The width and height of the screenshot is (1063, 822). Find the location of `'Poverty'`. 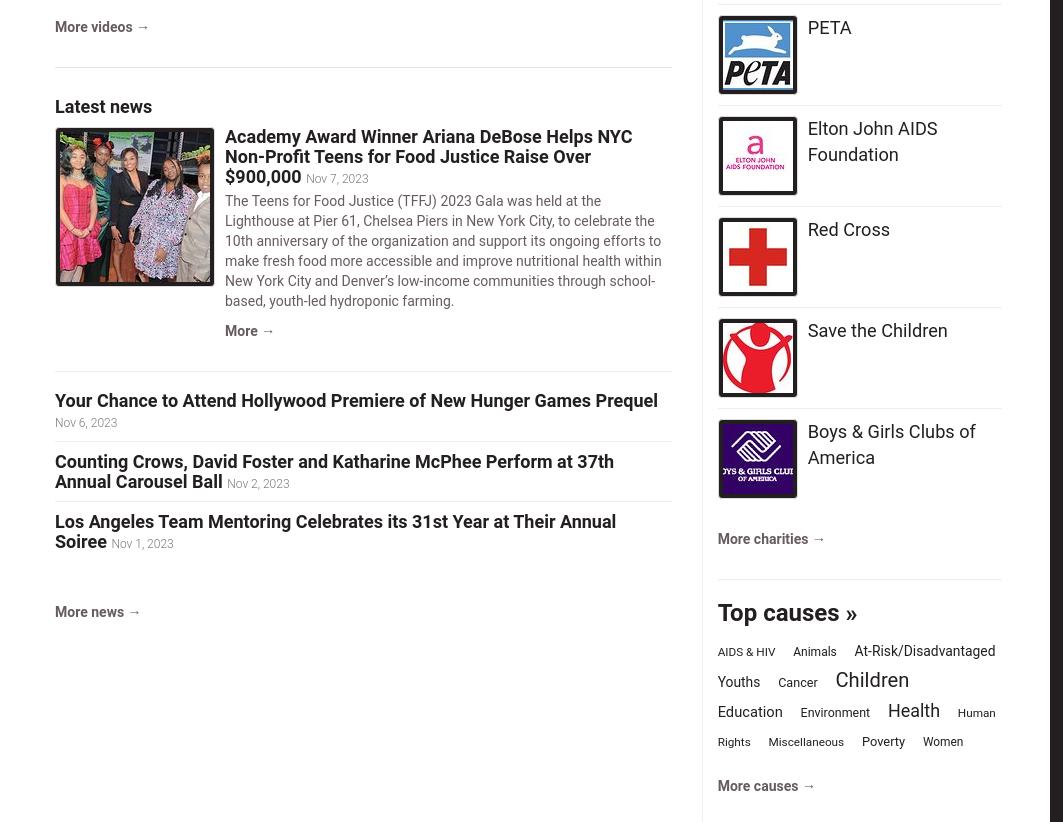

'Poverty' is located at coordinates (882, 739).